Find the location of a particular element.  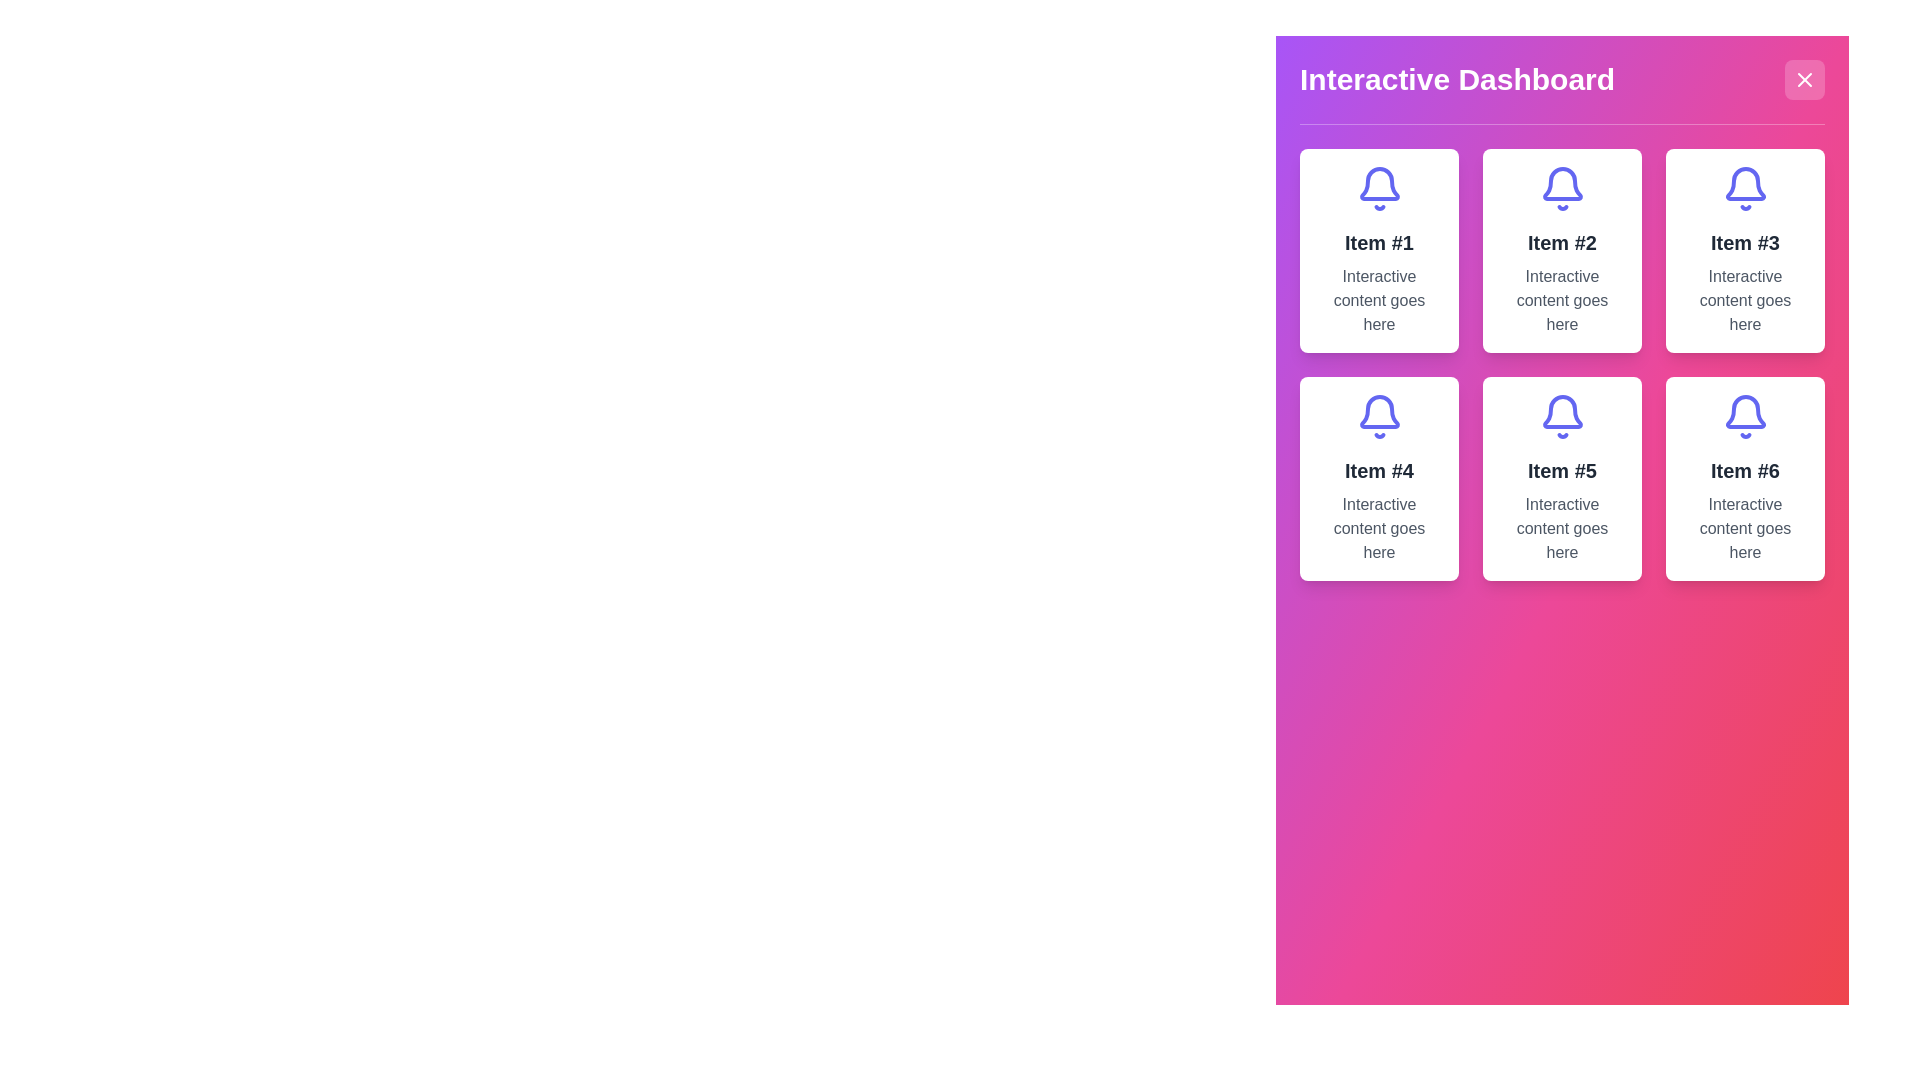

the text element displaying 'Item #5', which is styled in bold, large gray font and is located in the center column of the second item in the bottom row of a 3x2 grid layout is located at coordinates (1561, 470).